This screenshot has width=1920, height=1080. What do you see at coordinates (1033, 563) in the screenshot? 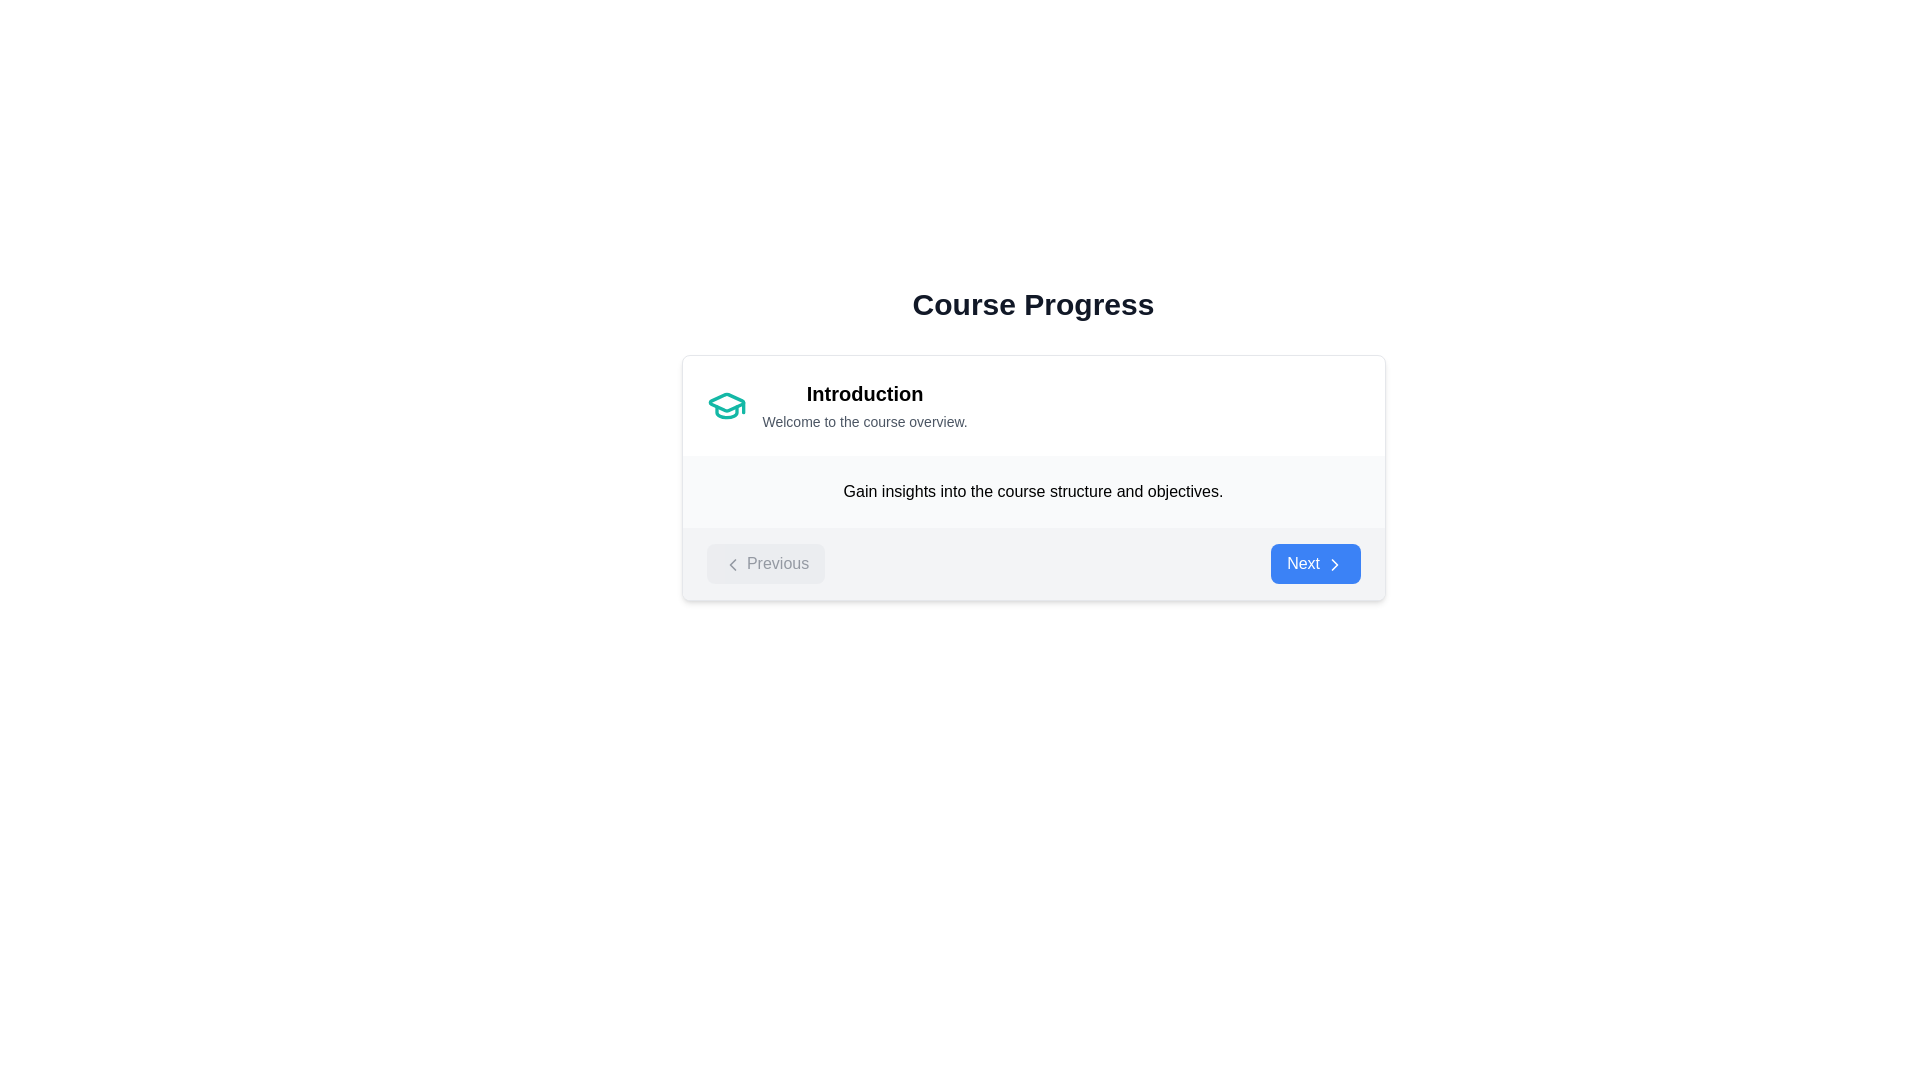
I see `the Navigation bar containing the gray 'Previous' button and the blue 'Next' button for visual feedback` at bounding box center [1033, 563].